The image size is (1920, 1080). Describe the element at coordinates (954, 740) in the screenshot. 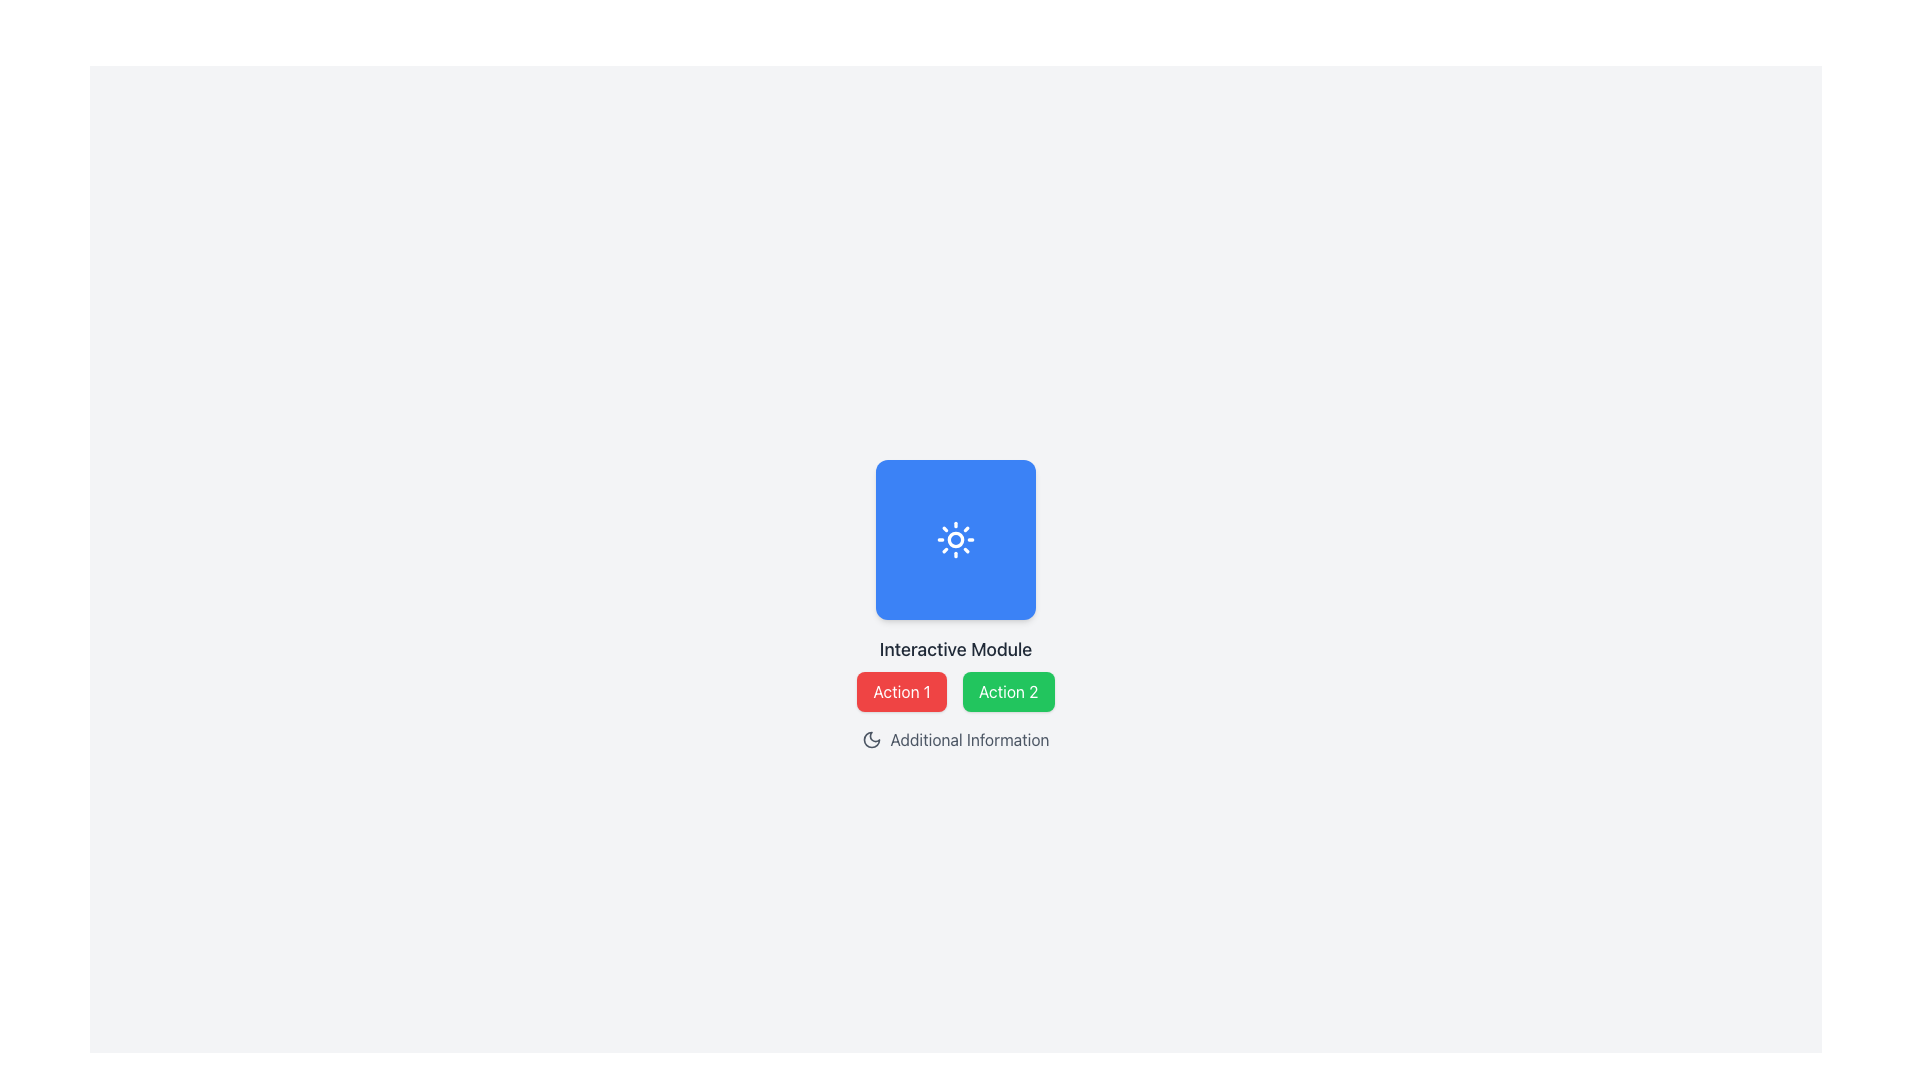

I see `the informational label with icon located at the bottom-middle of the interface, directly beneath the 'Action 1' and 'Action 2' buttons` at that location.